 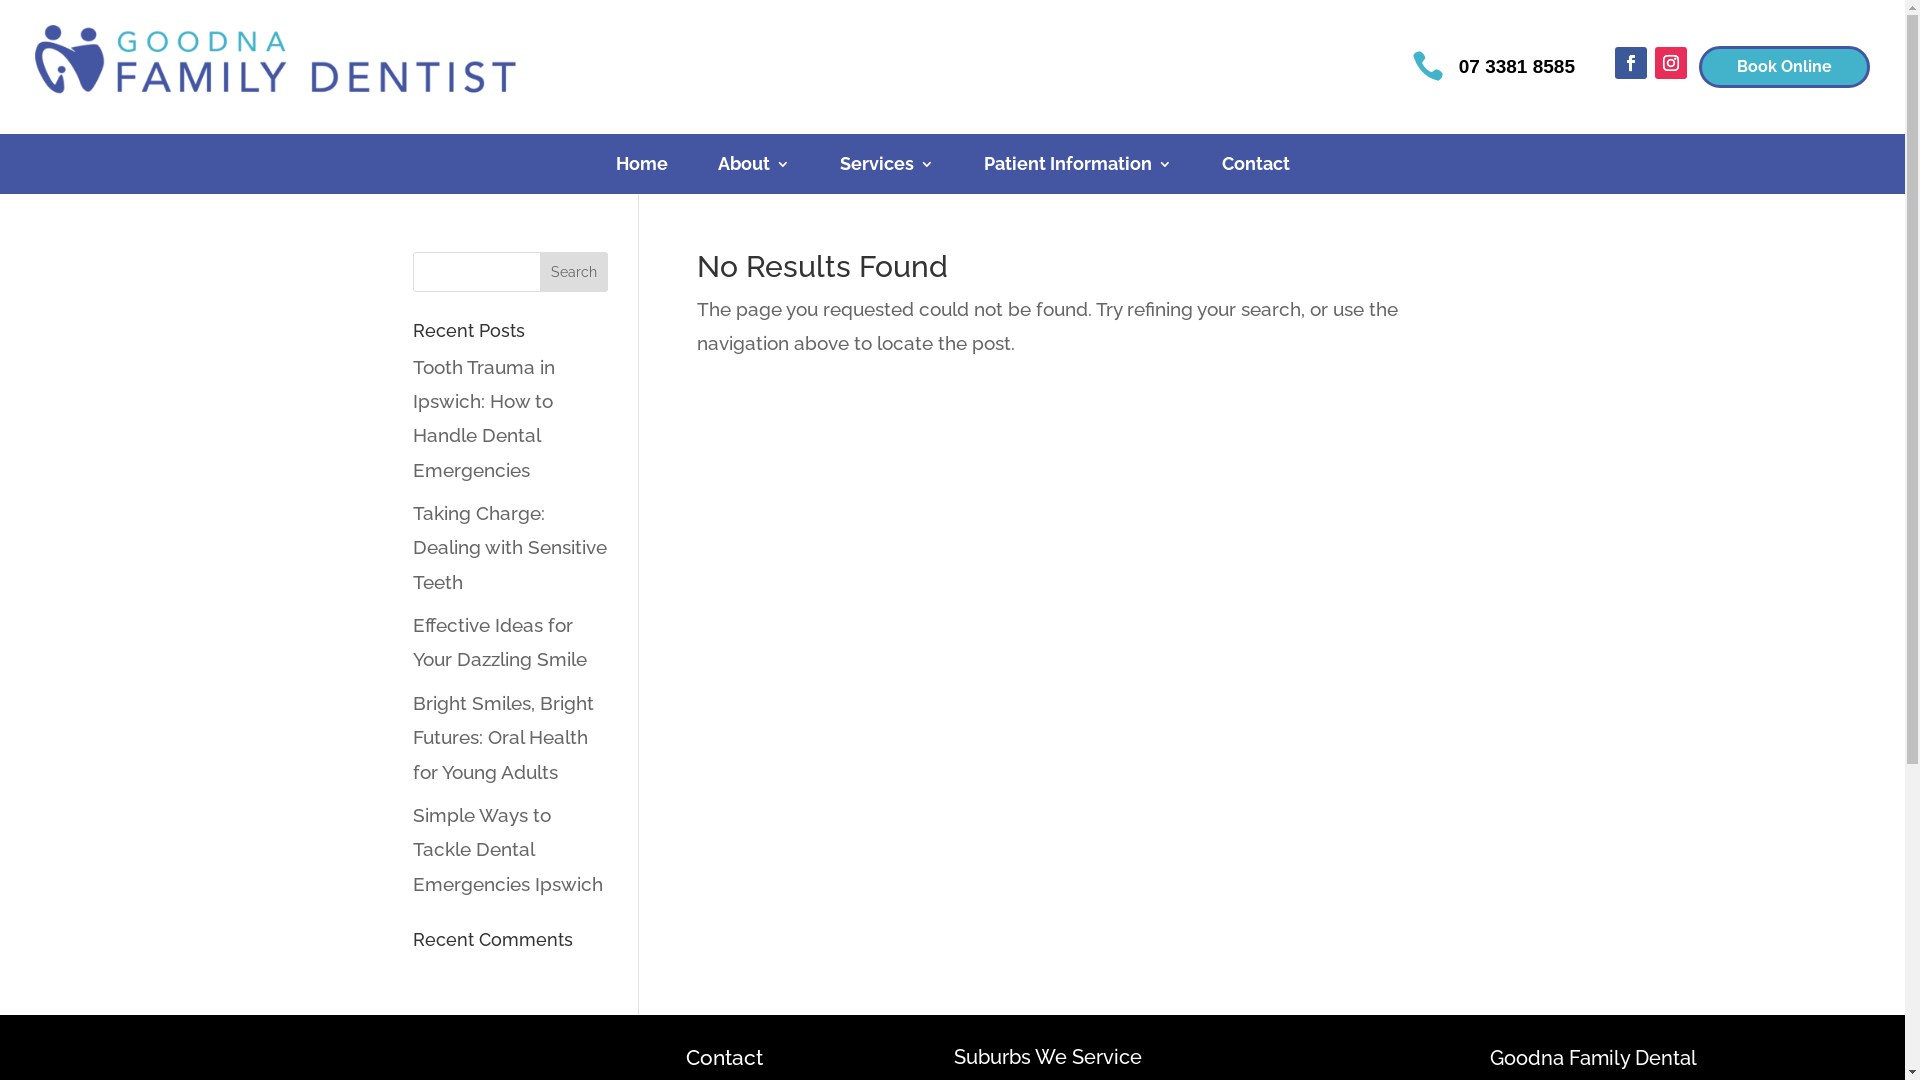 What do you see at coordinates (483, 417) in the screenshot?
I see `'Tooth Trauma in Ipswich: How to Handle Dental Emergencies'` at bounding box center [483, 417].